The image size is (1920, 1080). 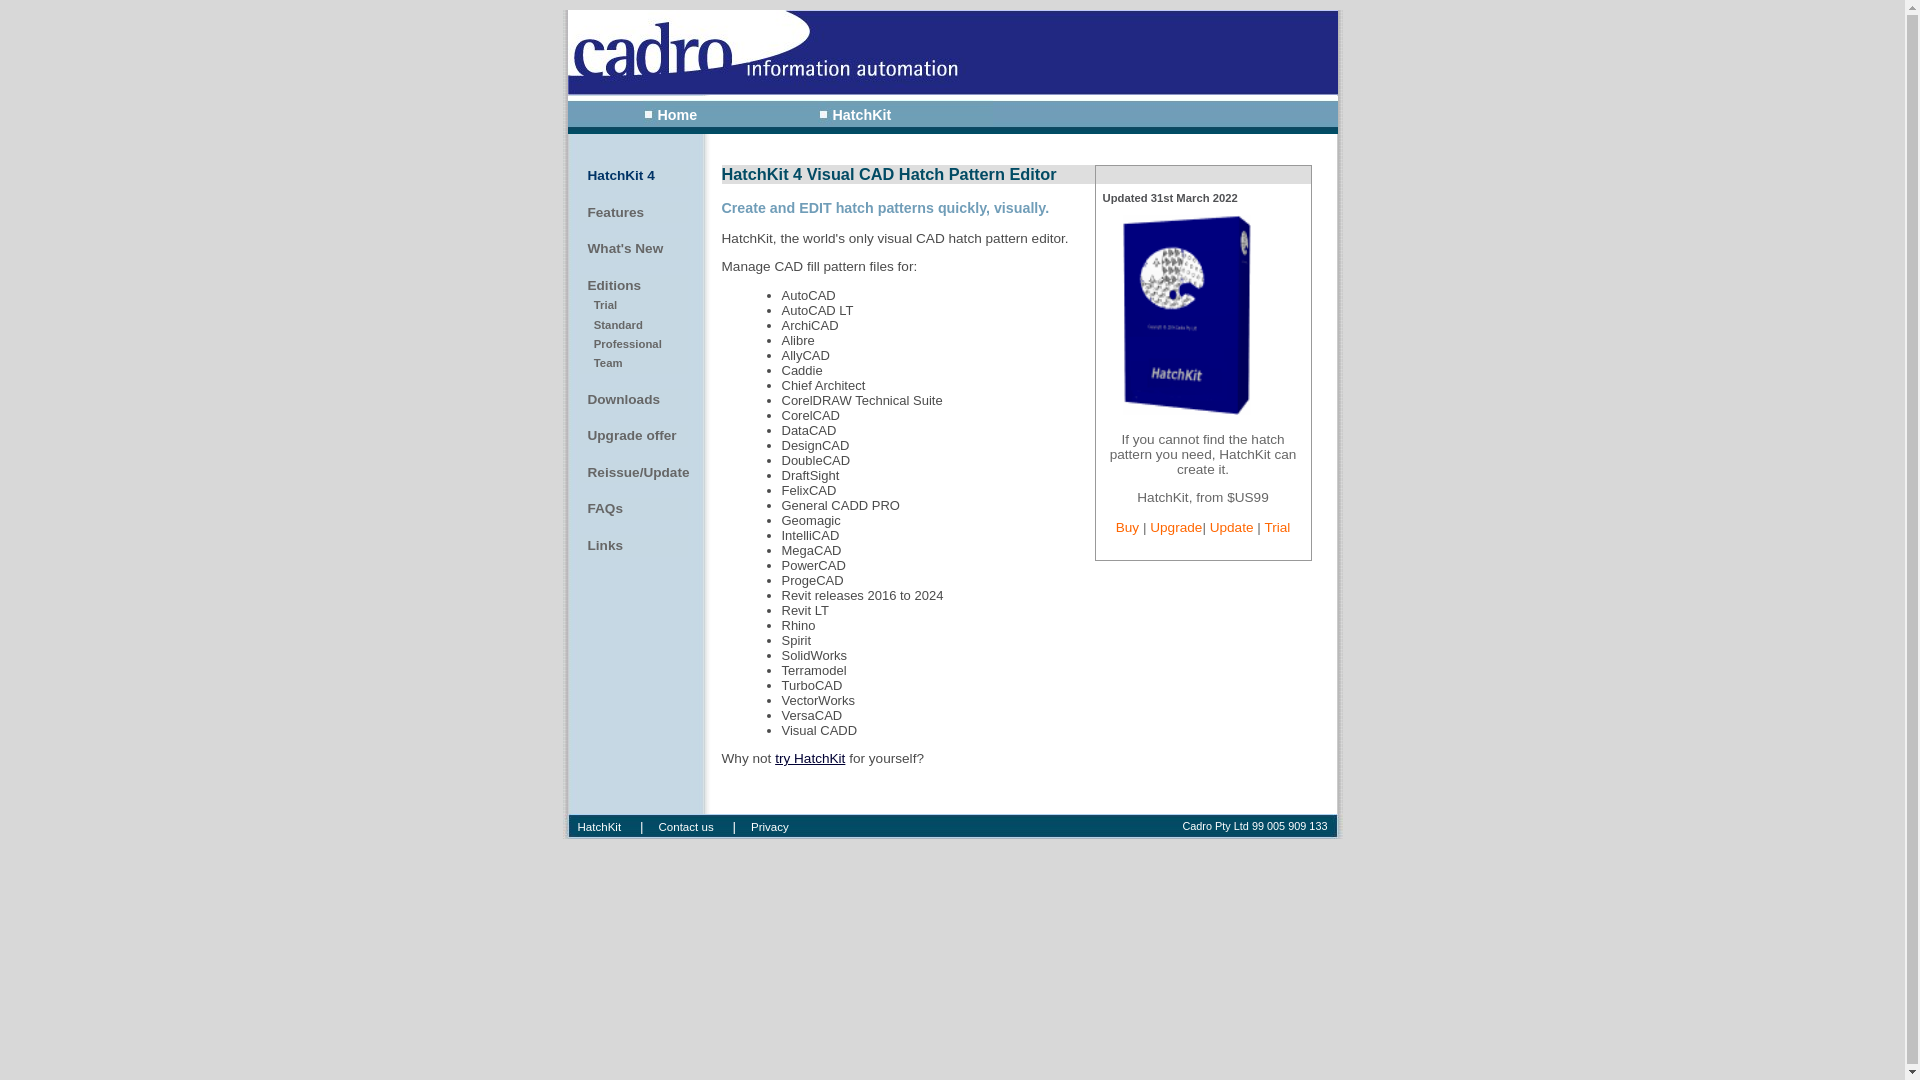 I want to click on 'Trial', so click(x=1275, y=526).